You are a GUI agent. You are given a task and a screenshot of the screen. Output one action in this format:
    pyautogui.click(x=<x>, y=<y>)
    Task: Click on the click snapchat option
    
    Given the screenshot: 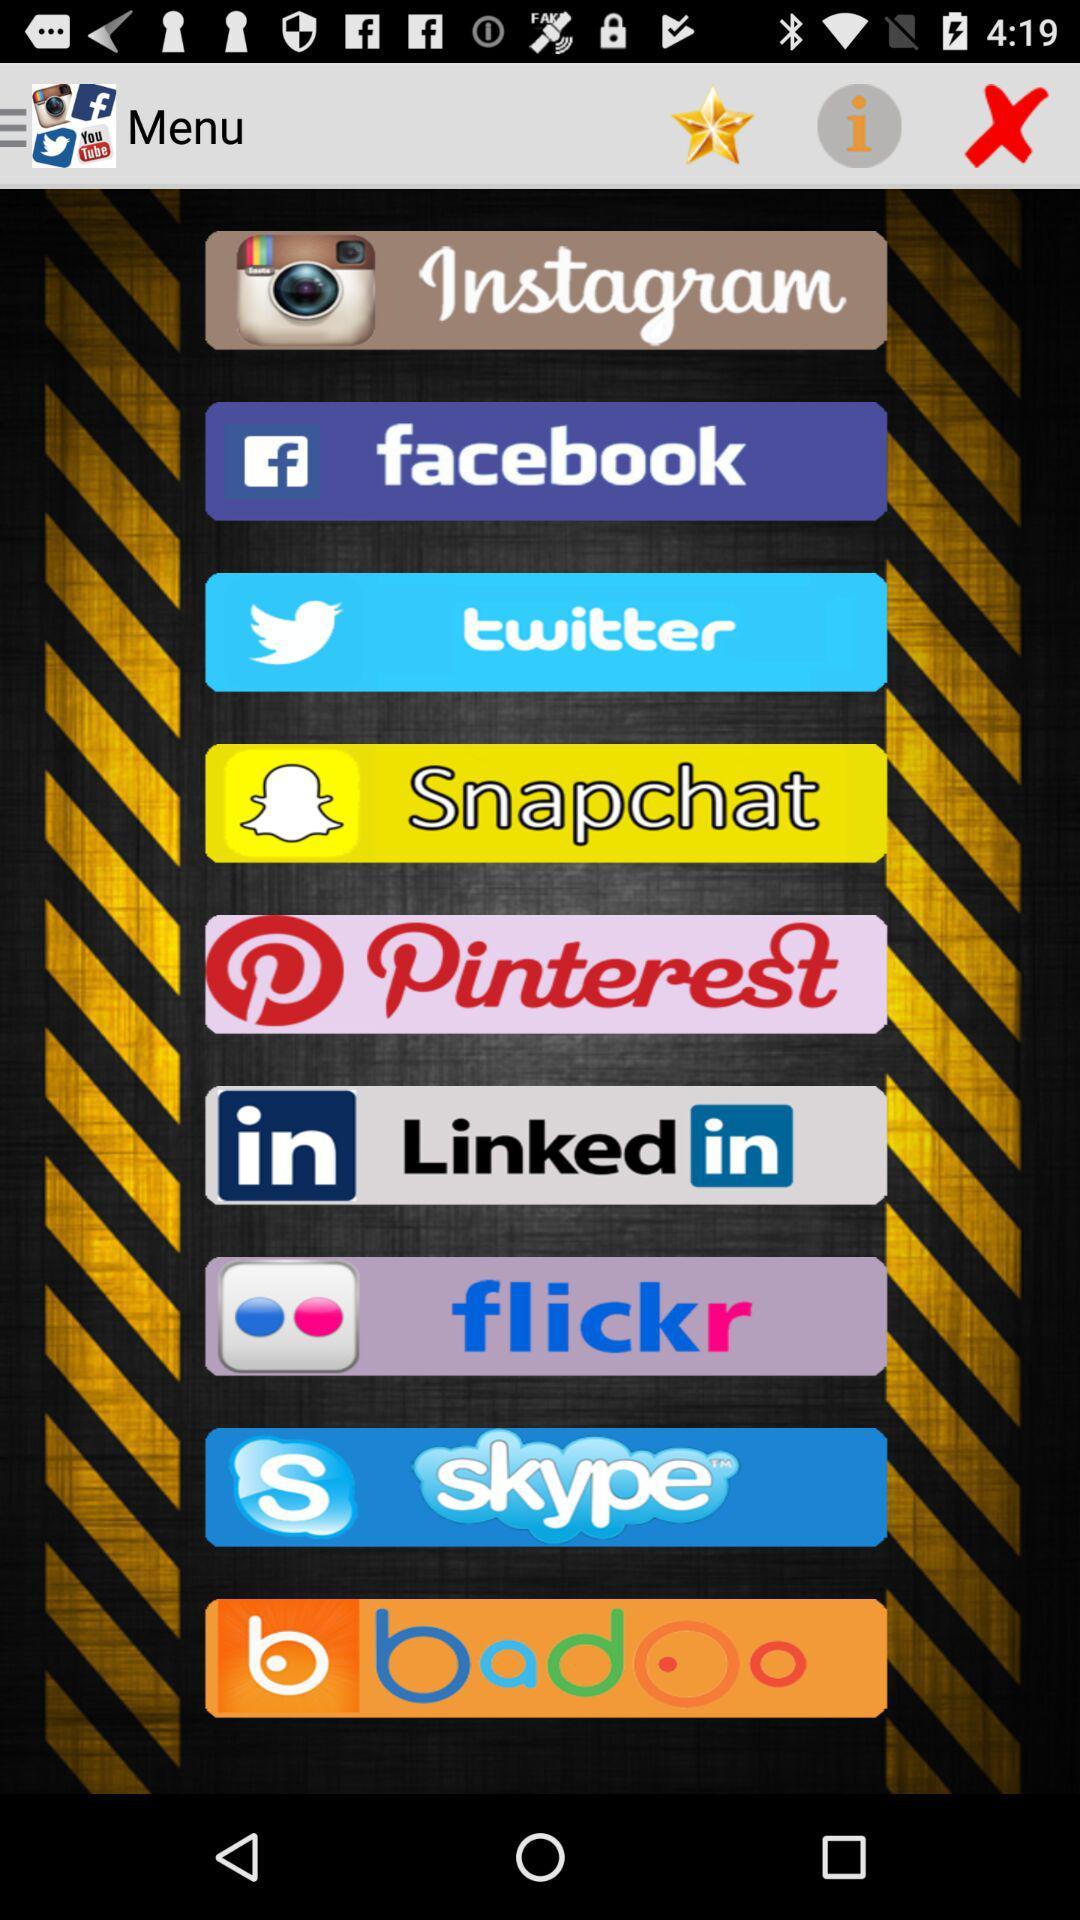 What is the action you would take?
    pyautogui.click(x=540, y=809)
    